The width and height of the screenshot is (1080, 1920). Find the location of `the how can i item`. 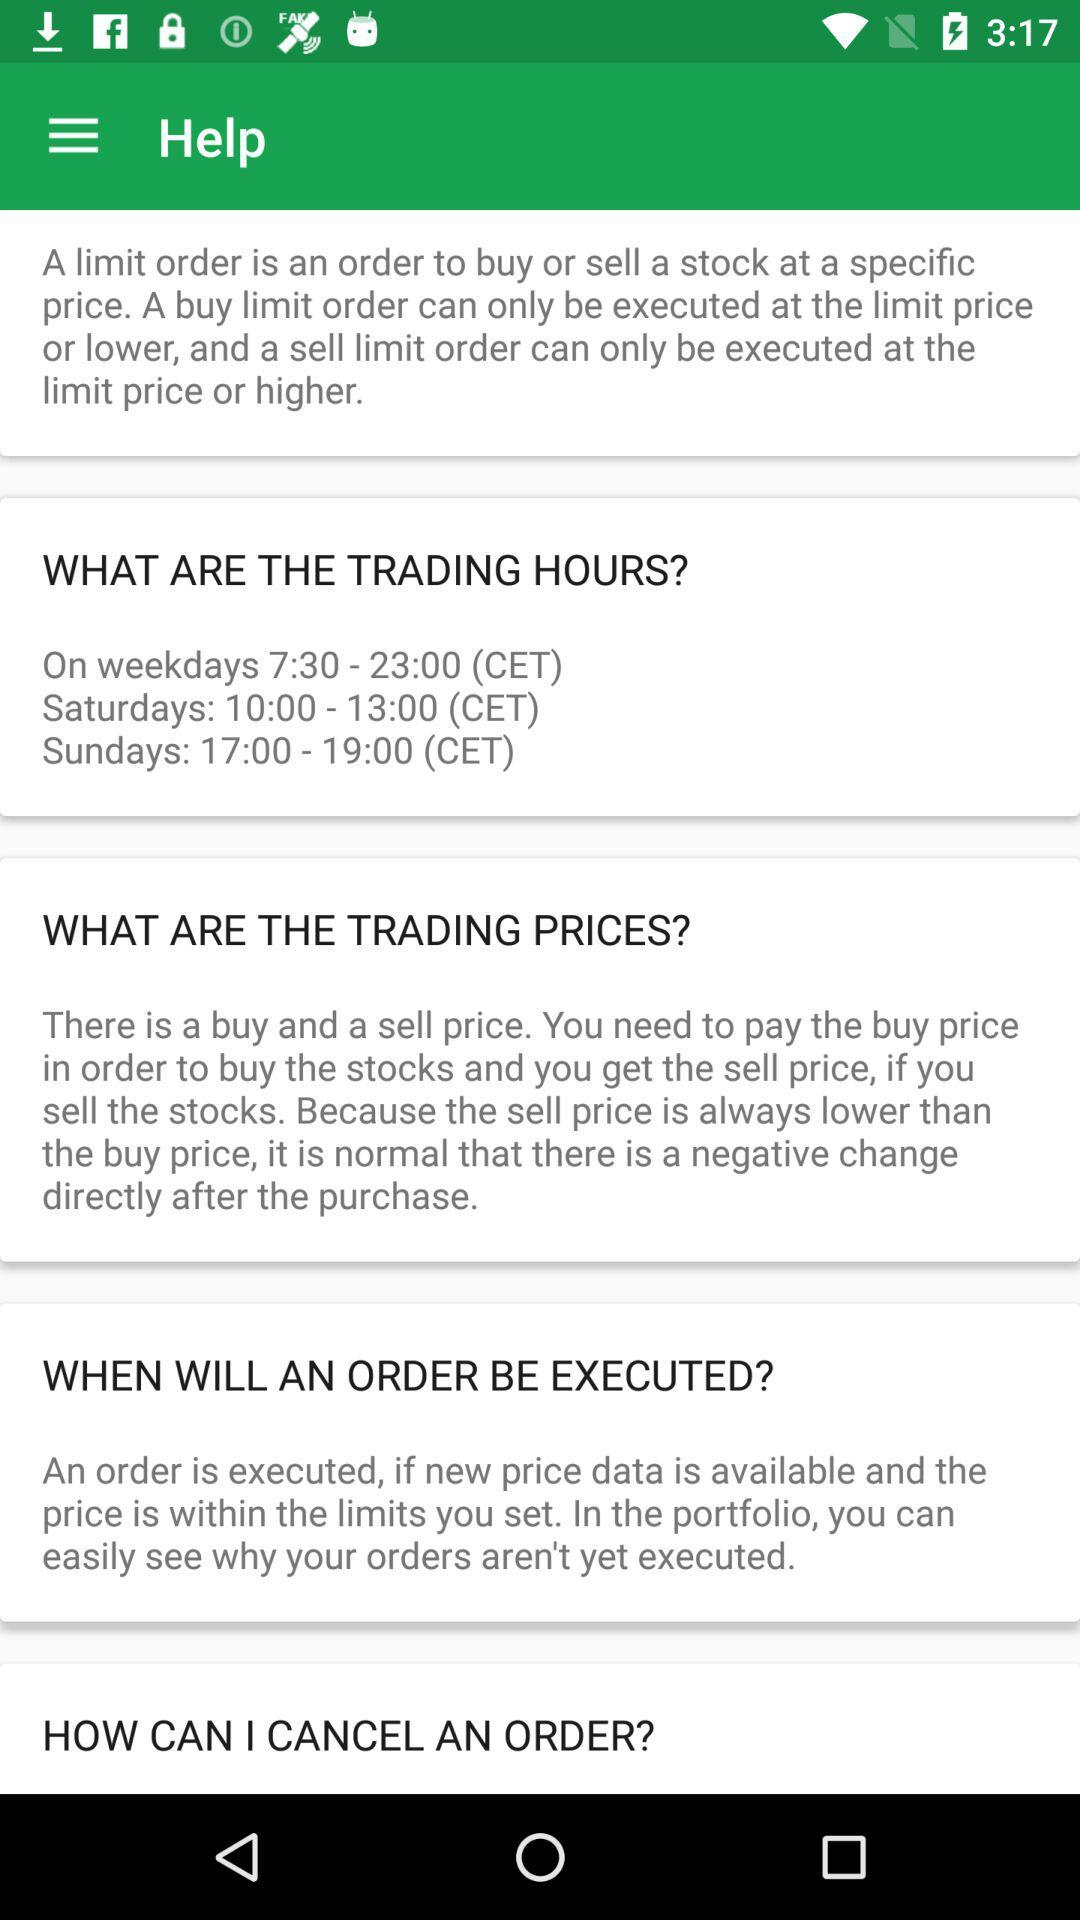

the how can i item is located at coordinates (540, 1732).